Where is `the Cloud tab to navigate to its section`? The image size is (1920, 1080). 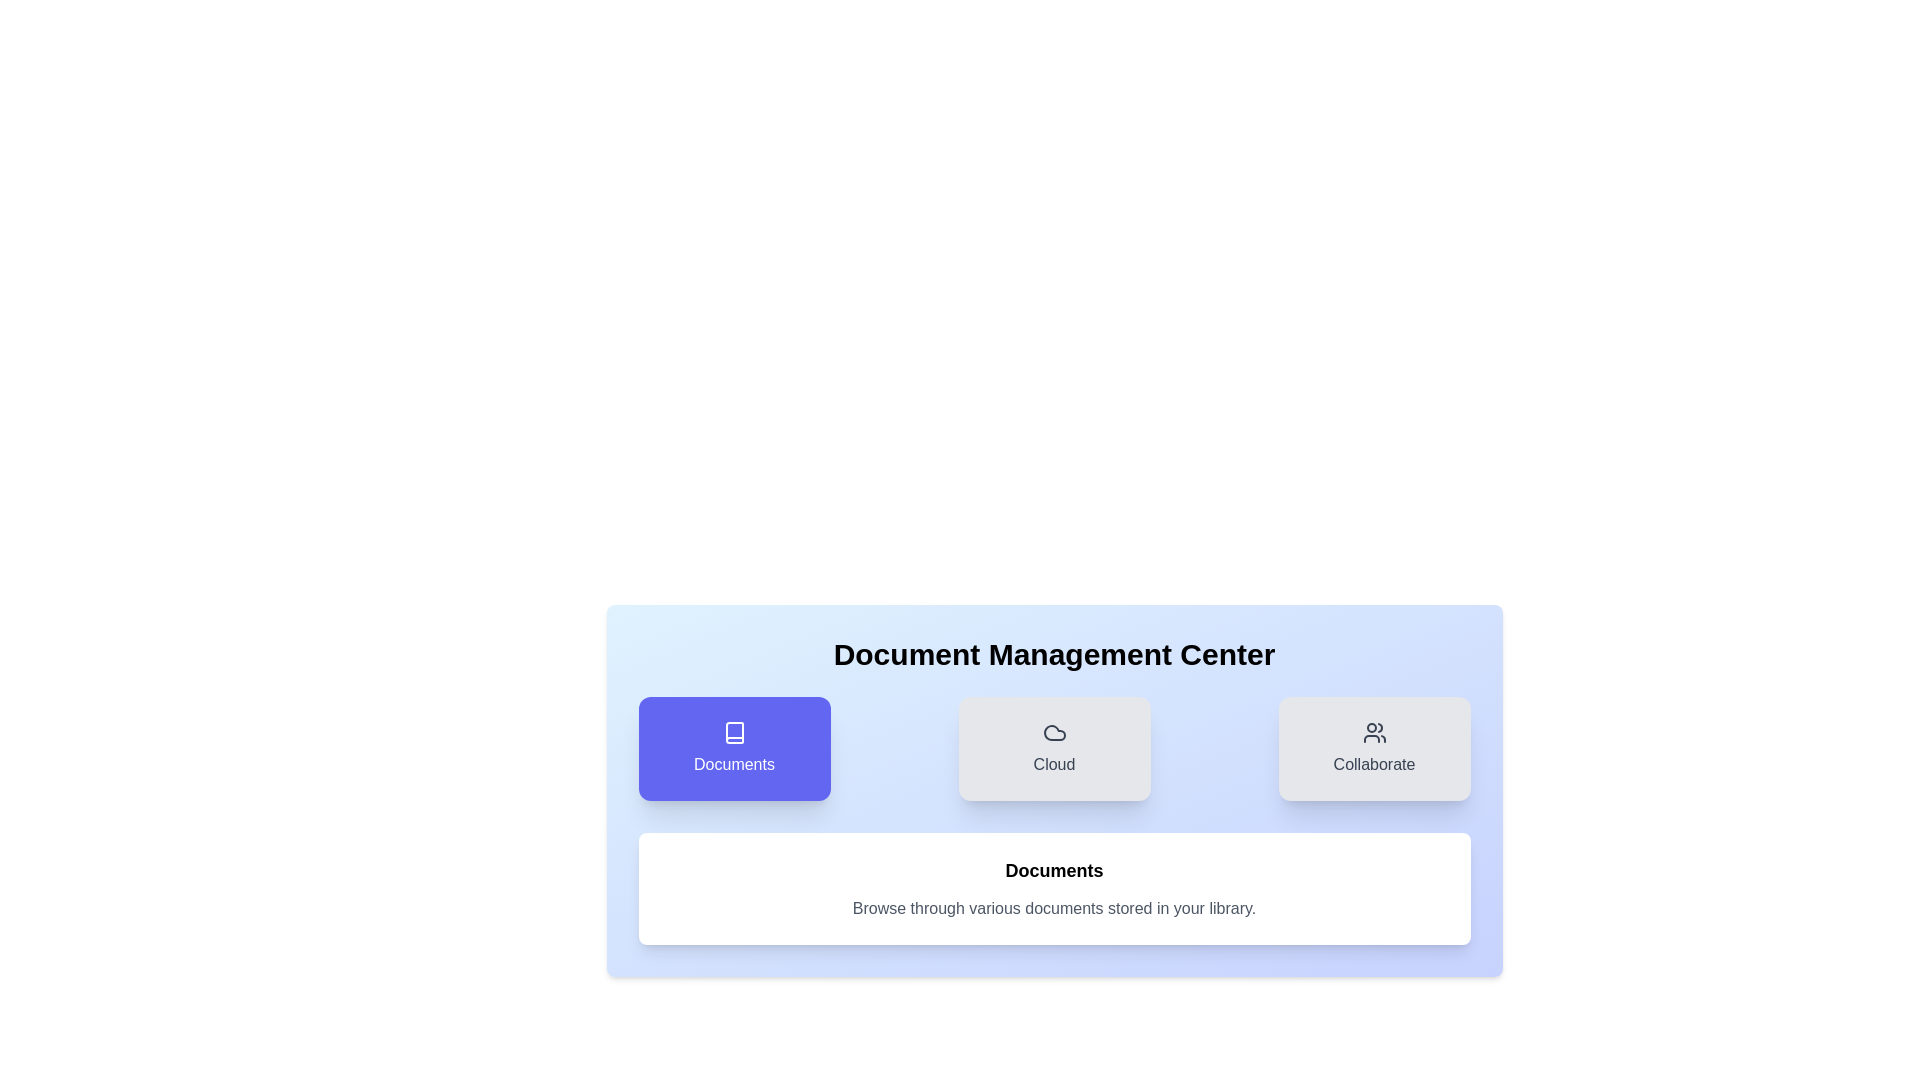
the Cloud tab to navigate to its section is located at coordinates (1053, 748).